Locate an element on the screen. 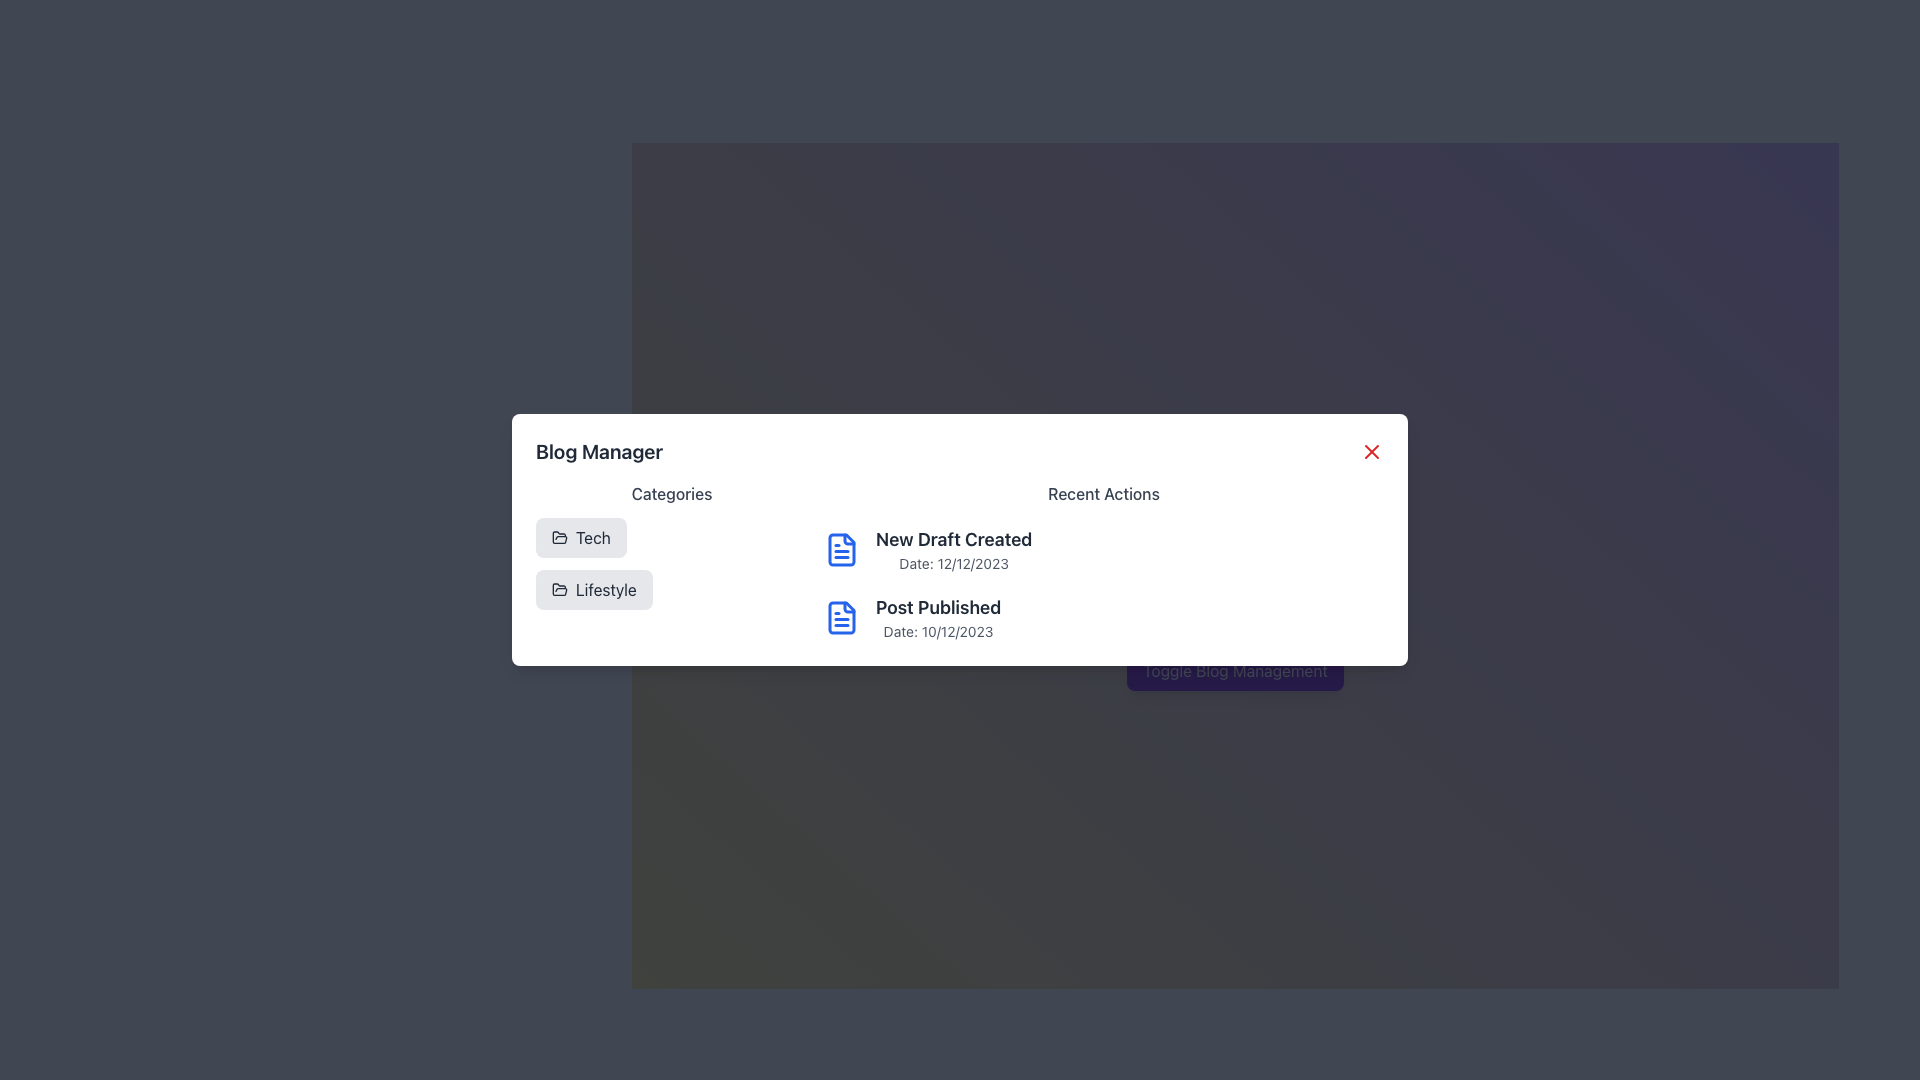 This screenshot has height=1080, width=1920. text from the 'Post Published' text block located in the 'Recent Actions' section of the 'Blog Manager' dialog, which displays 'Post Published' in bold dark gray and 'Date: 10/12/2023' in smaller light gray below it is located at coordinates (937, 616).